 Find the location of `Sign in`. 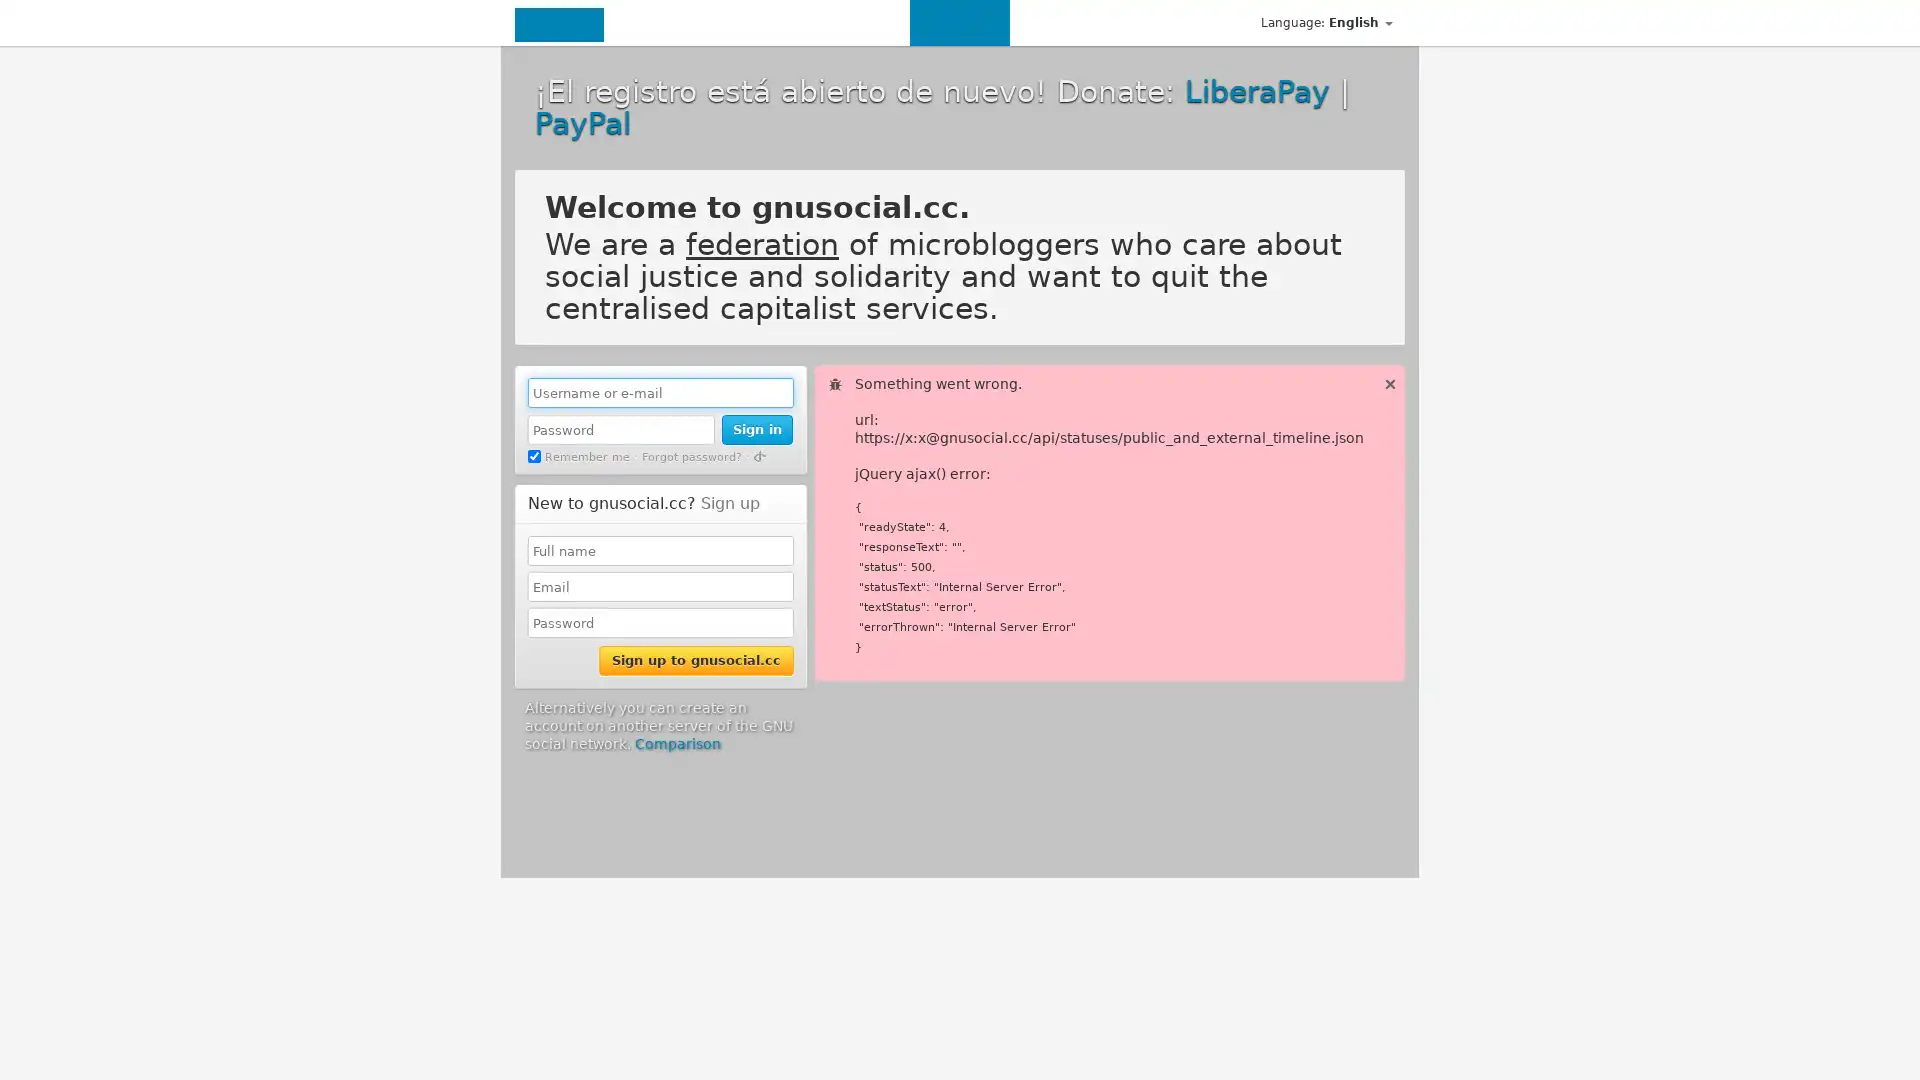

Sign in is located at coordinates (756, 428).